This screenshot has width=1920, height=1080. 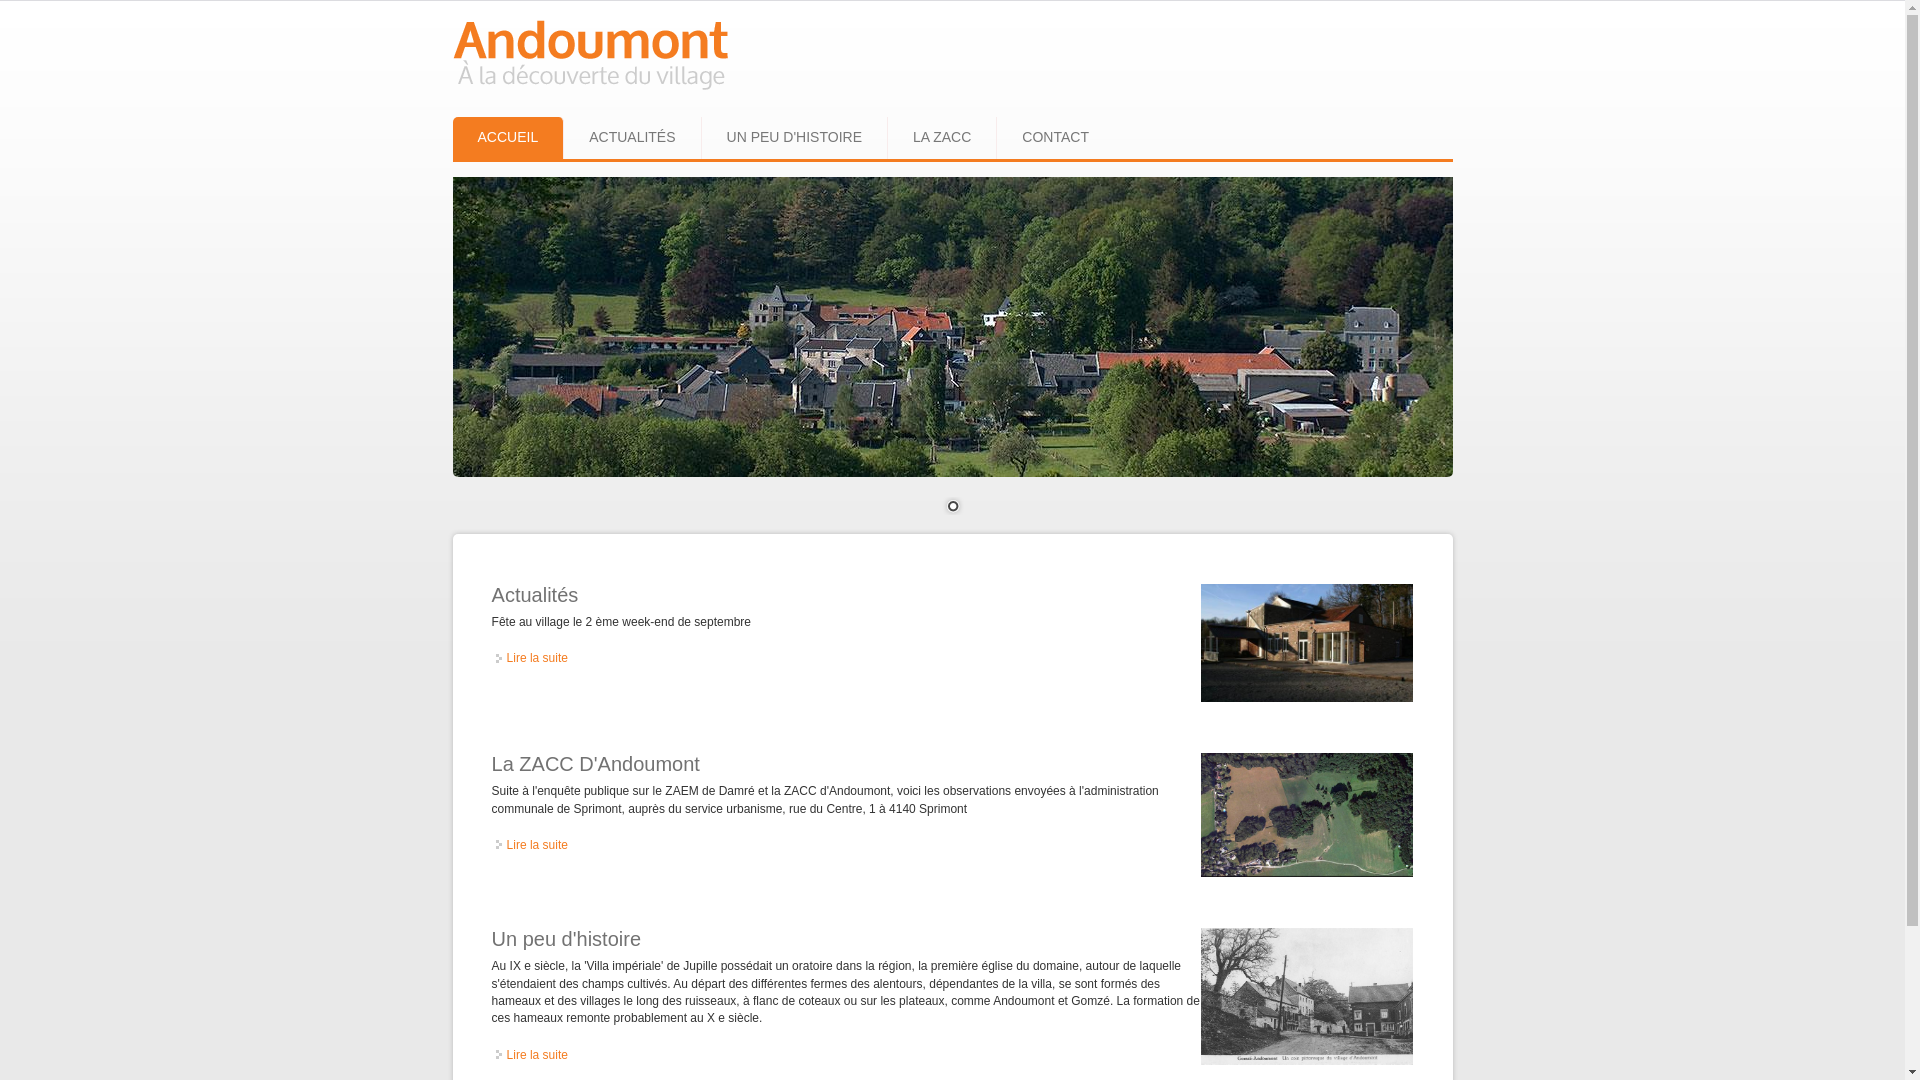 What do you see at coordinates (794, 136) in the screenshot?
I see `'UN PEU D'HISTOIRE'` at bounding box center [794, 136].